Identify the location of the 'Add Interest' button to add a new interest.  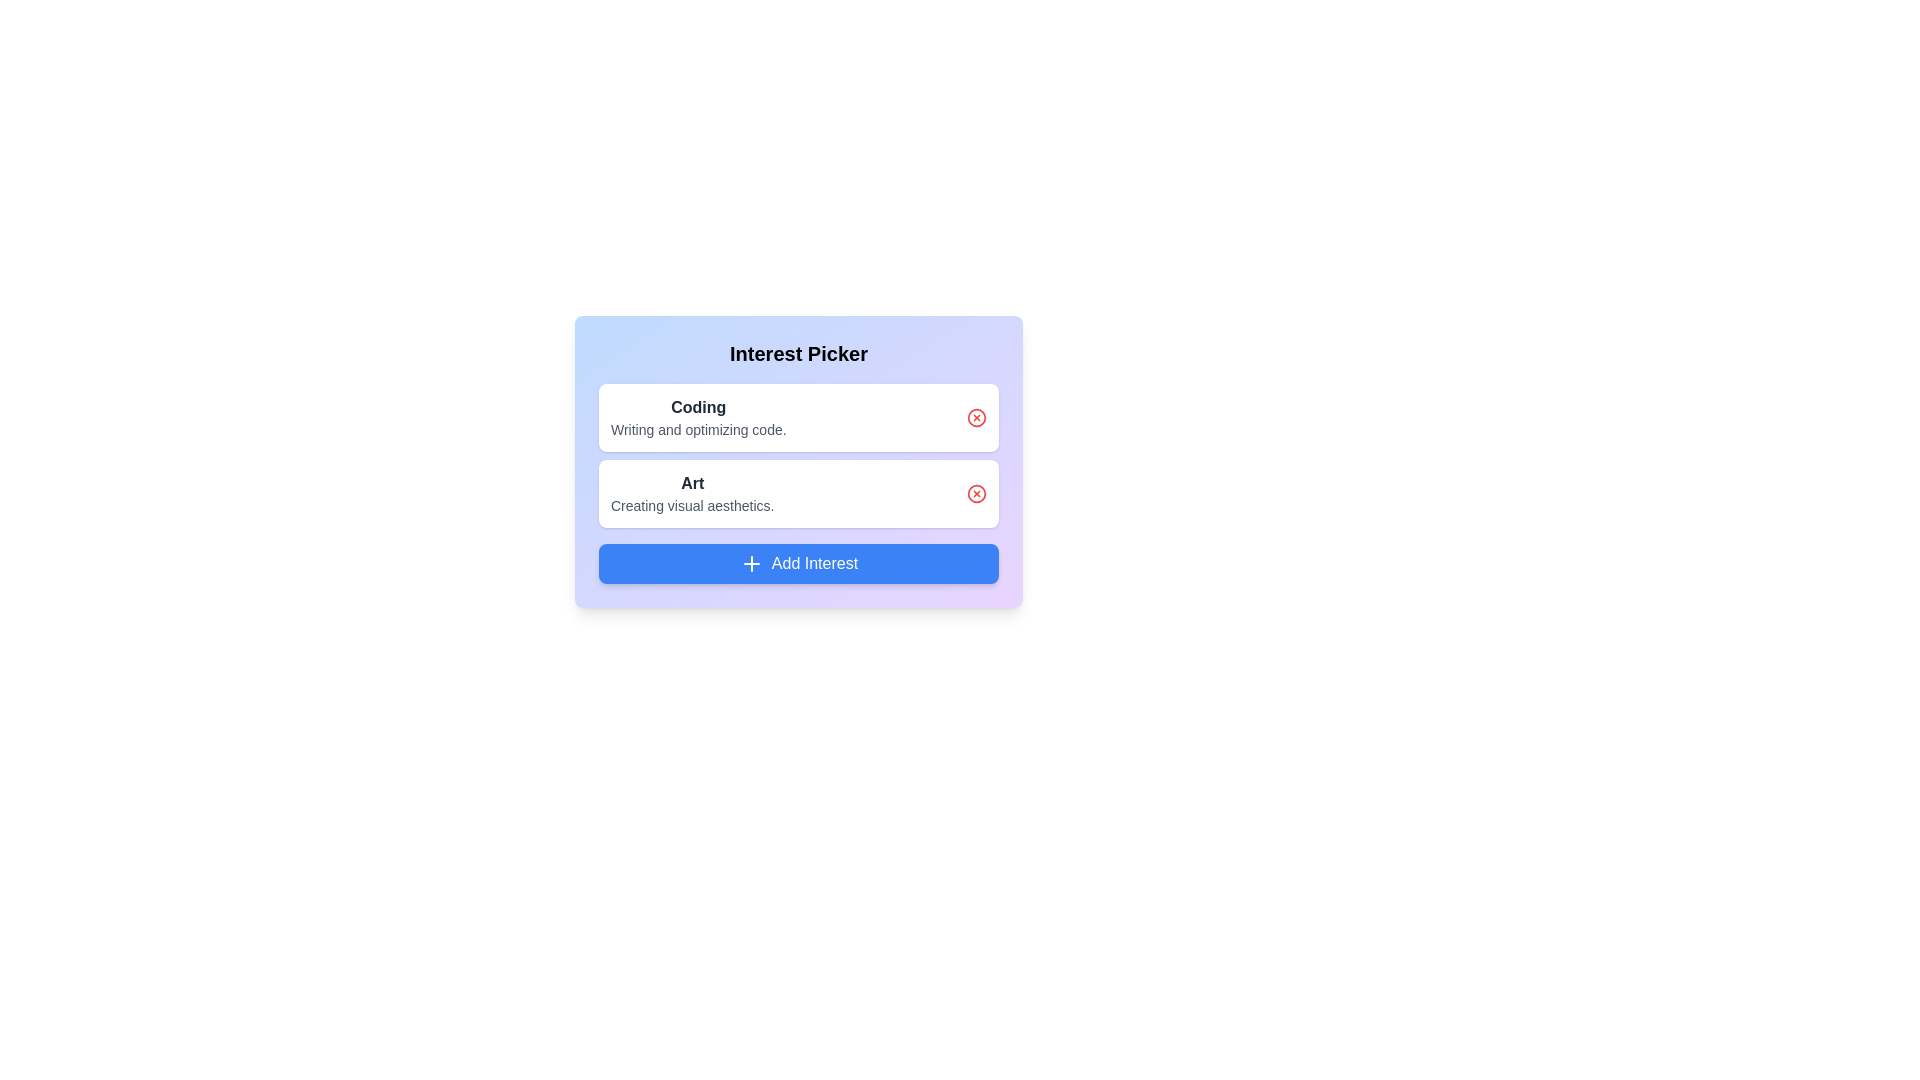
(797, 563).